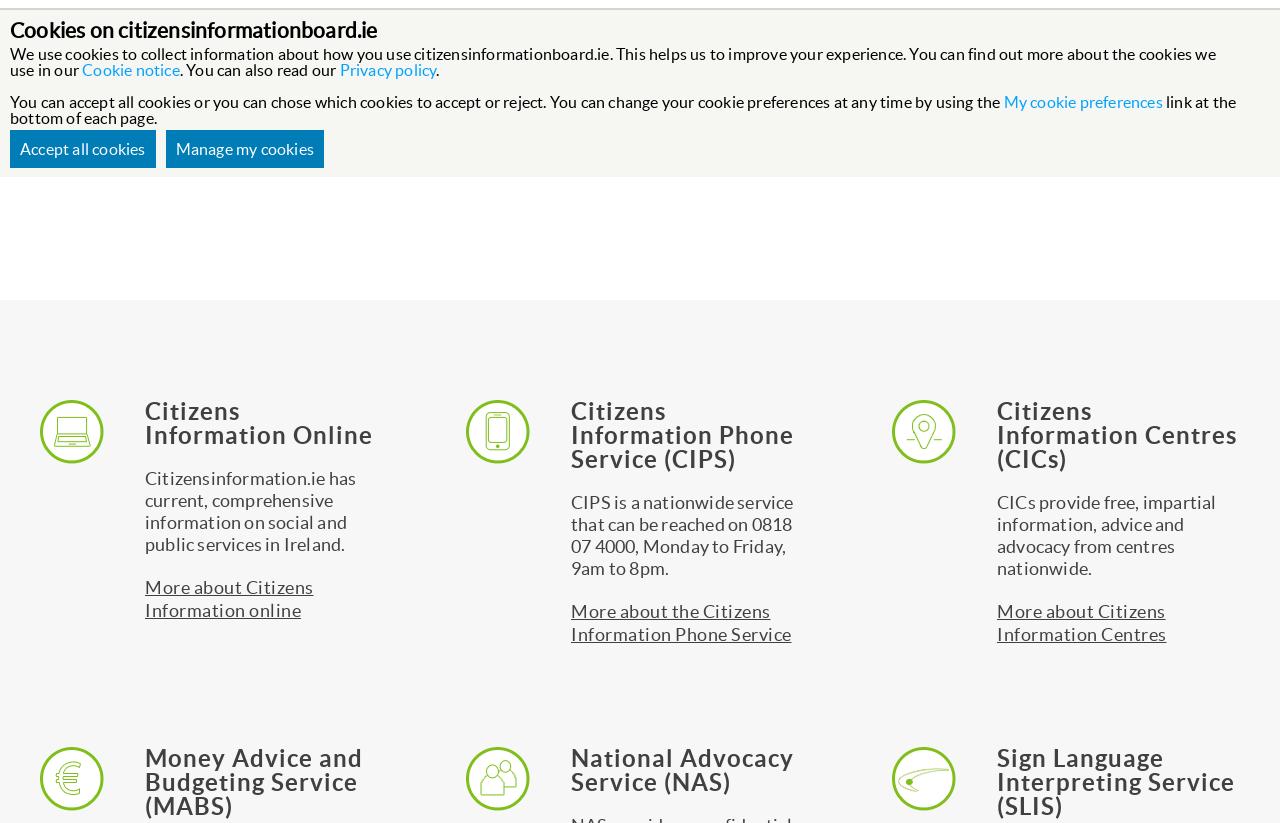  I want to click on 'You can accept all cookies or you can chose which cookies to accept or reject. You can change your cookie preferences at any time by using the', so click(506, 100).